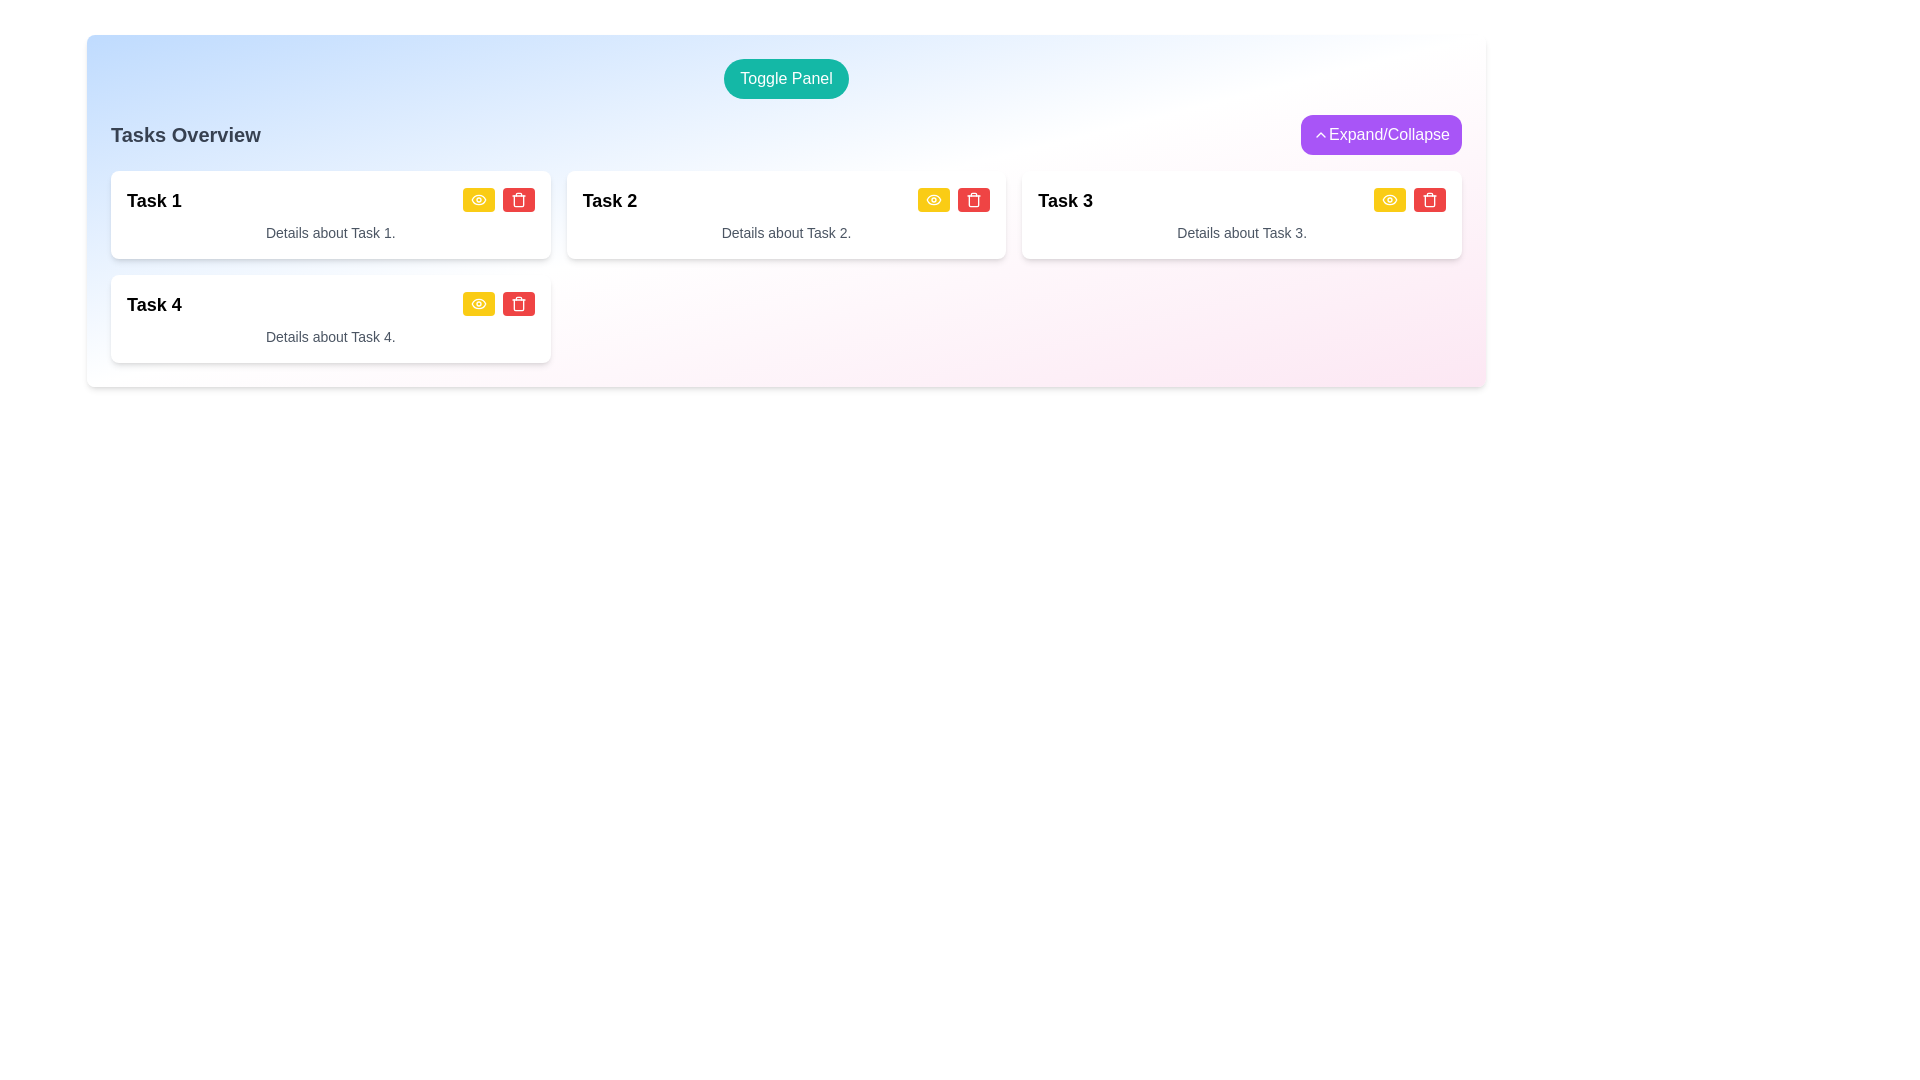  What do you see at coordinates (974, 199) in the screenshot?
I see `the trash can icon within the red delete button` at bounding box center [974, 199].